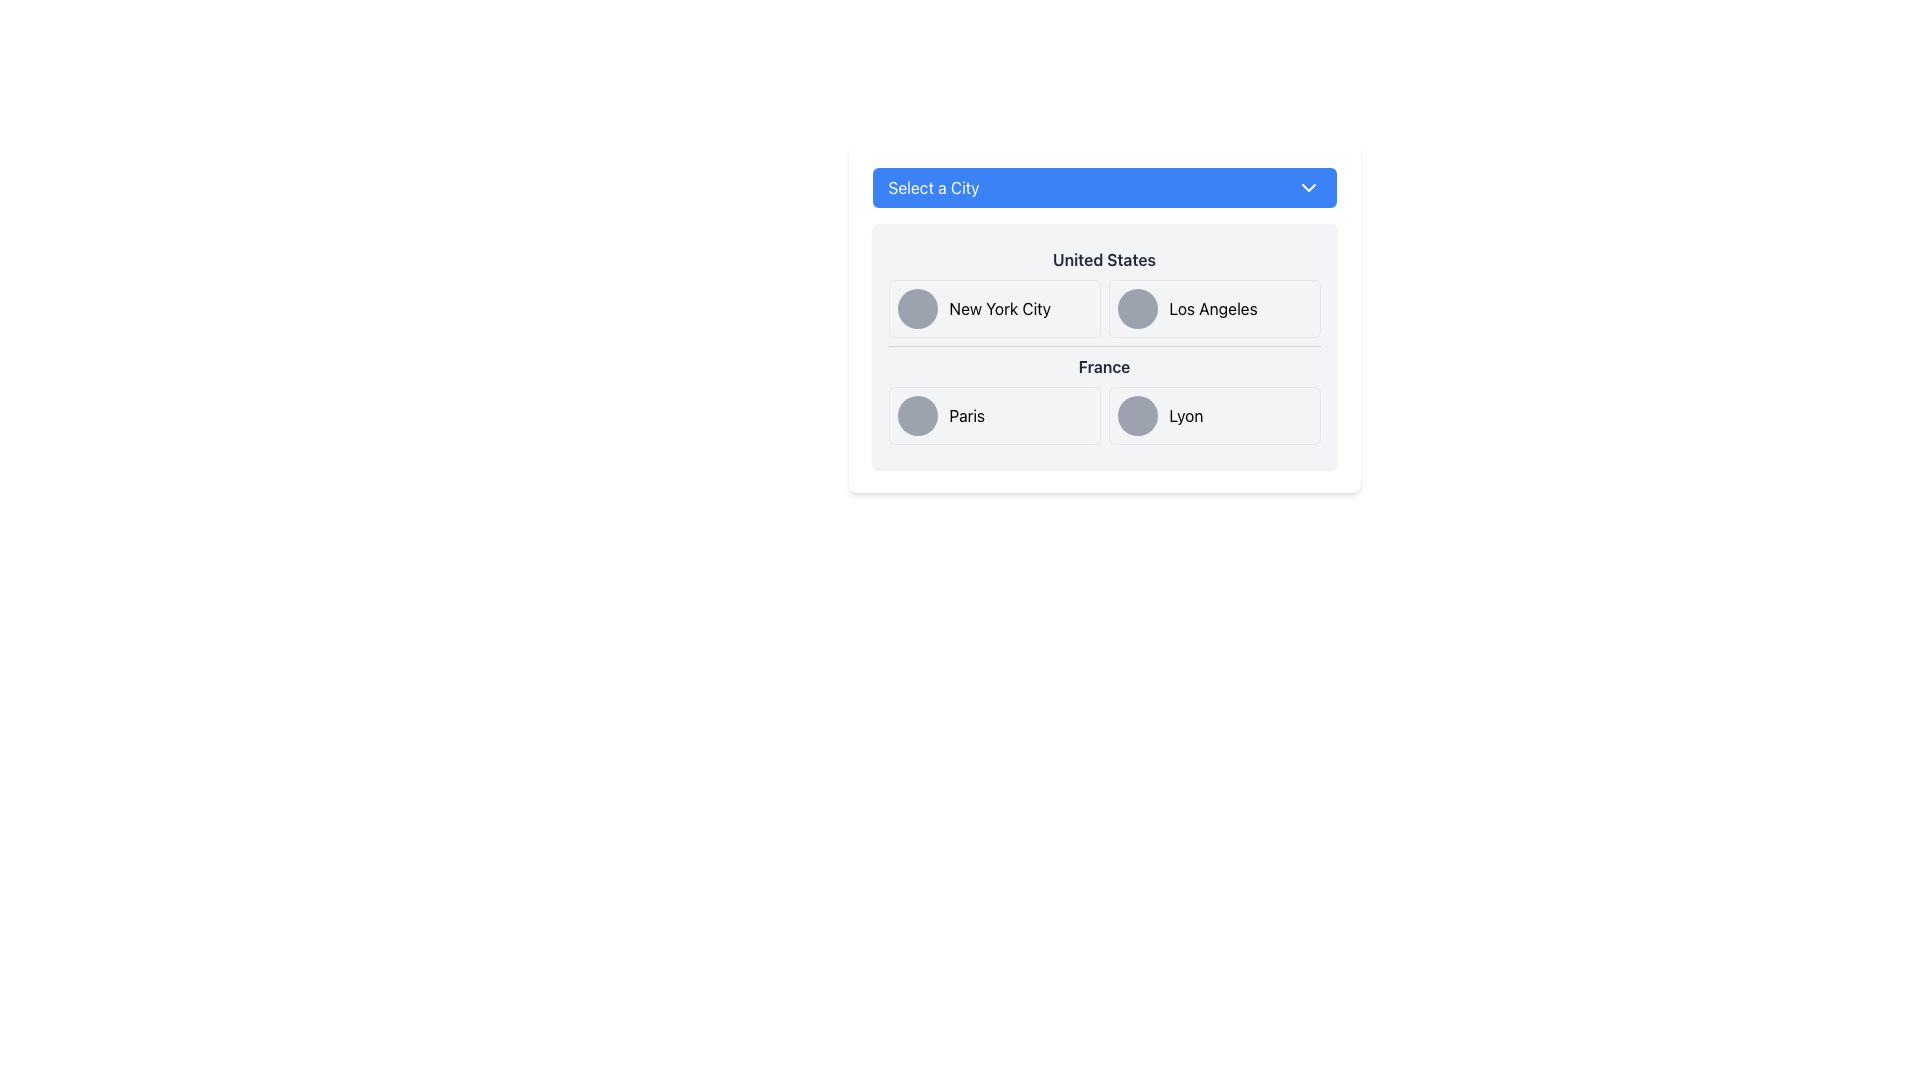 The image size is (1920, 1080). What do you see at coordinates (1212, 308) in the screenshot?
I see `the text label displaying 'Los Angeles', which is located within a rectangular button in the 'United States' section of the interface` at bounding box center [1212, 308].